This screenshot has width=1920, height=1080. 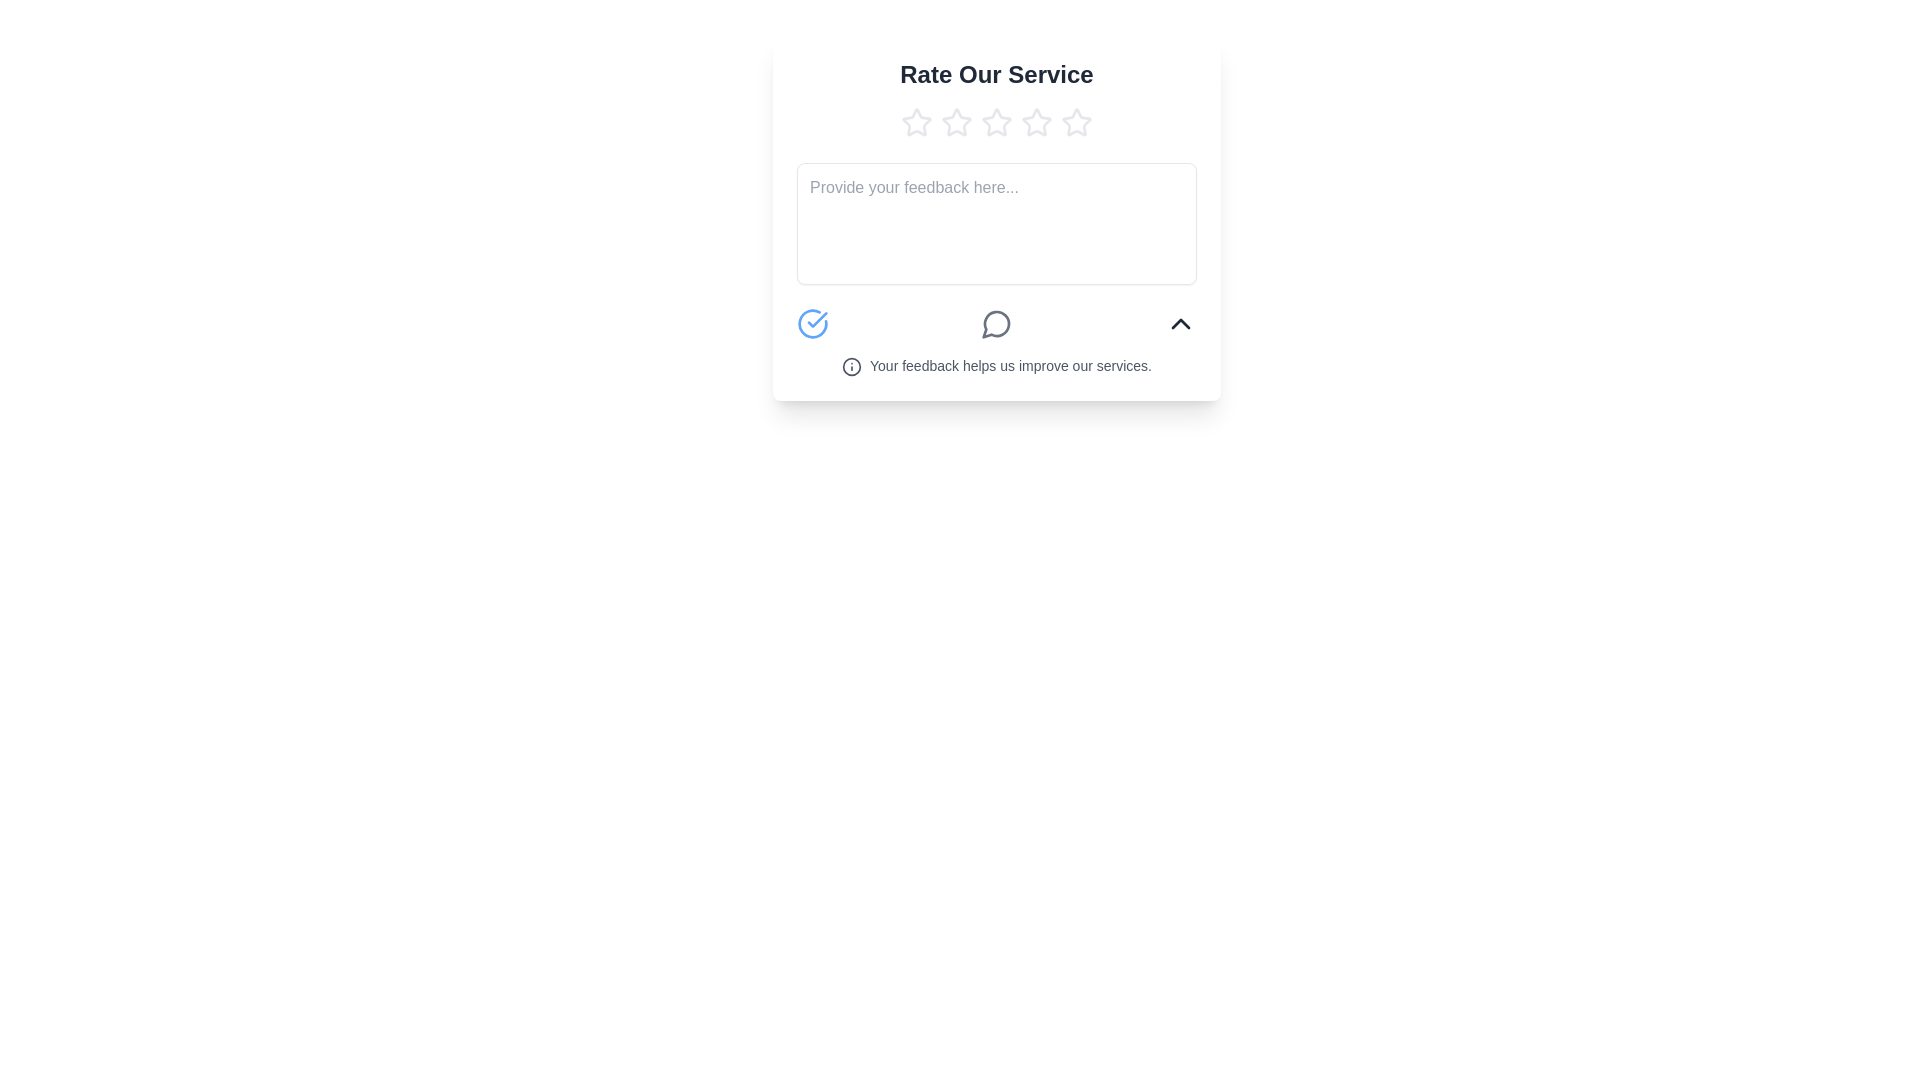 I want to click on the third star in the rating system to provide a rating of three out of five stars, so click(x=1036, y=122).